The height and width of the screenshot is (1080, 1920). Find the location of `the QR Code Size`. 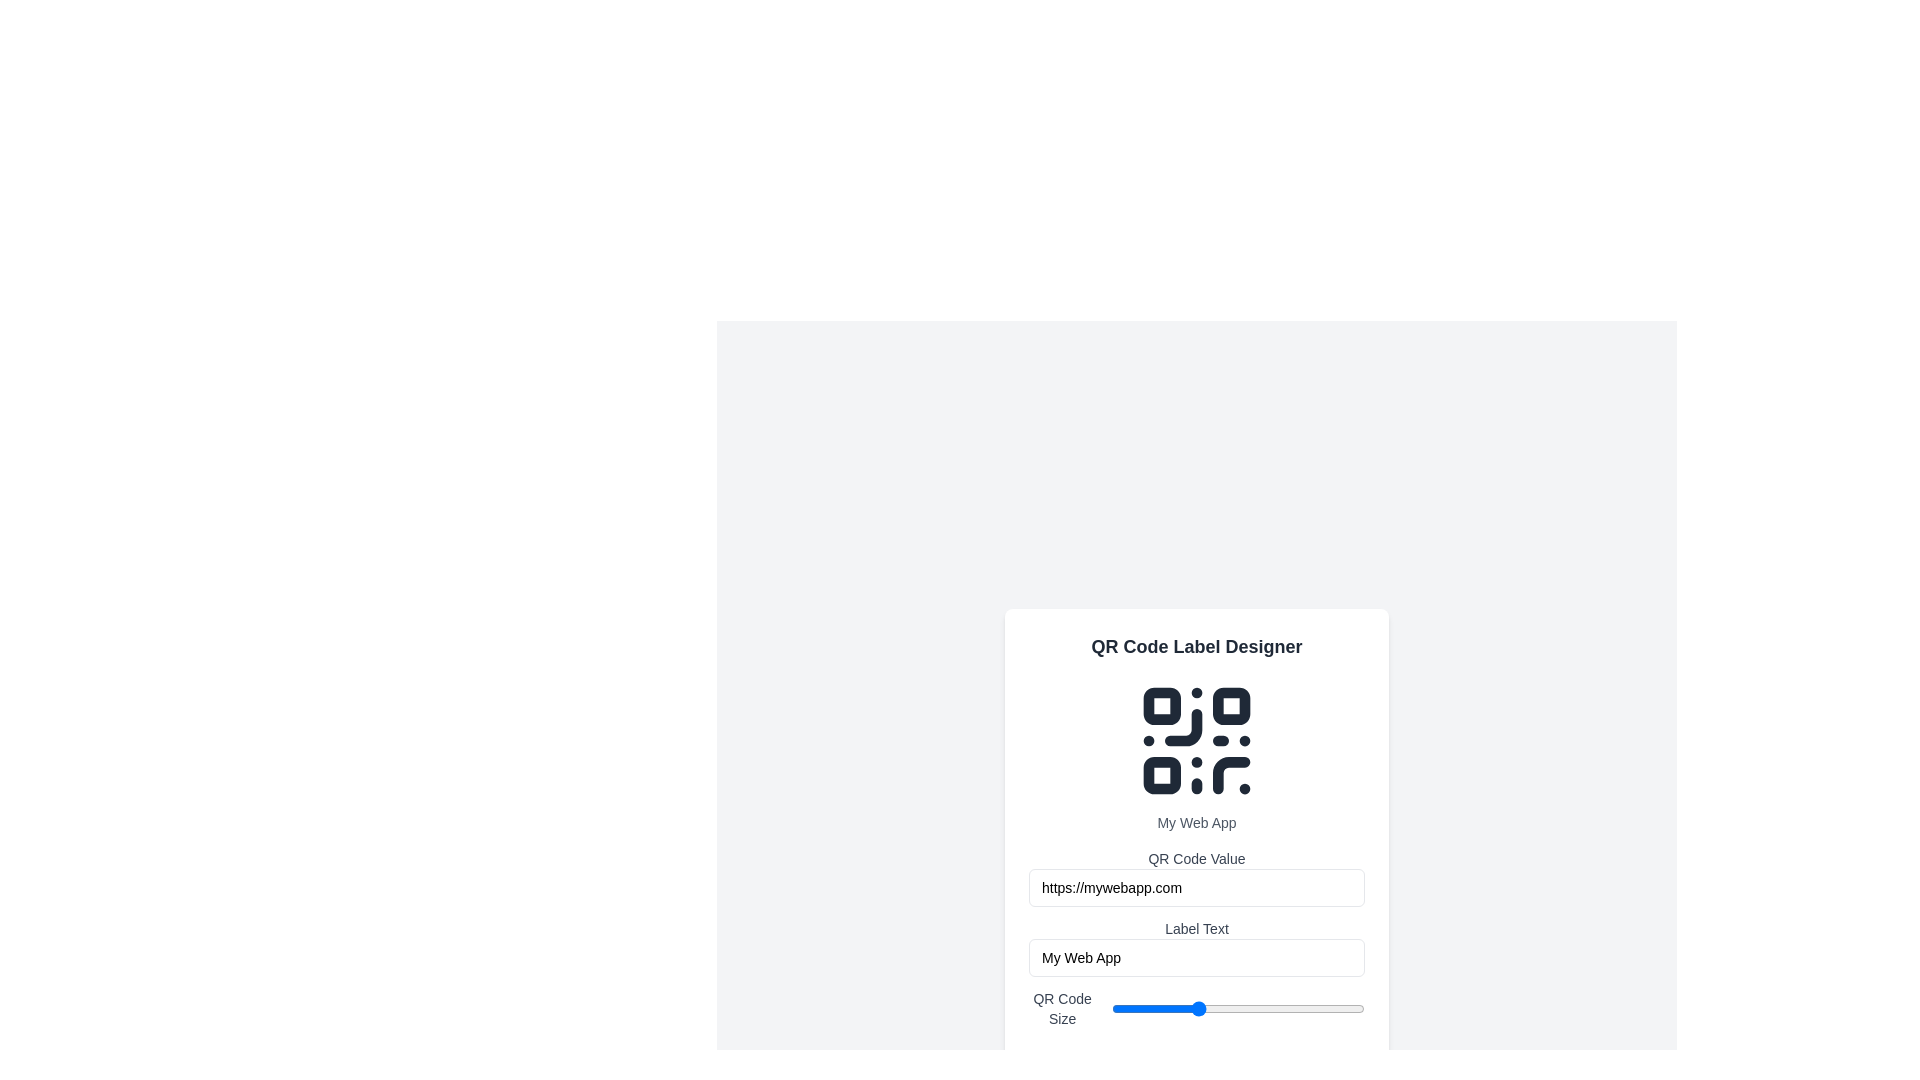

the QR Code Size is located at coordinates (1132, 1009).